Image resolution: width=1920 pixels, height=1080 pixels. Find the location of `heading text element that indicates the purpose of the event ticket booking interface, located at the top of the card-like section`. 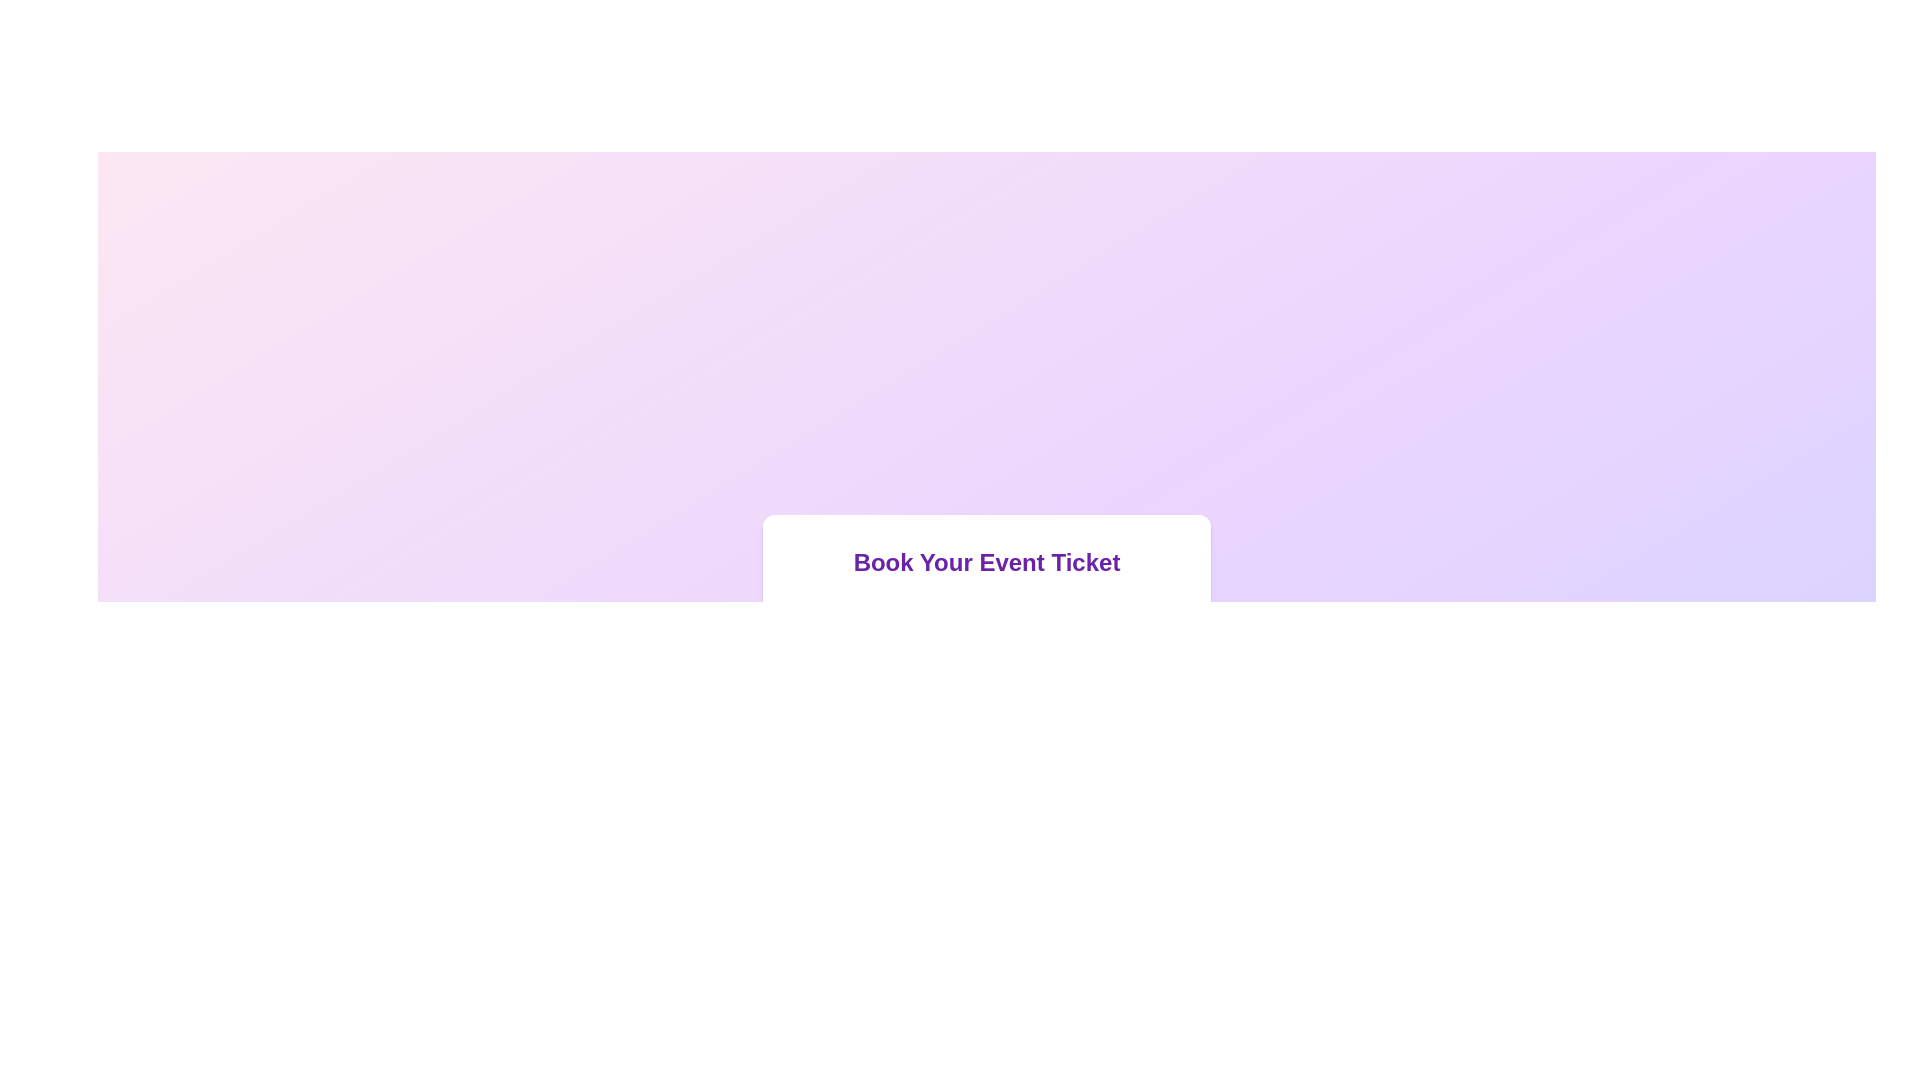

heading text element that indicates the purpose of the event ticket booking interface, located at the top of the card-like section is located at coordinates (987, 562).